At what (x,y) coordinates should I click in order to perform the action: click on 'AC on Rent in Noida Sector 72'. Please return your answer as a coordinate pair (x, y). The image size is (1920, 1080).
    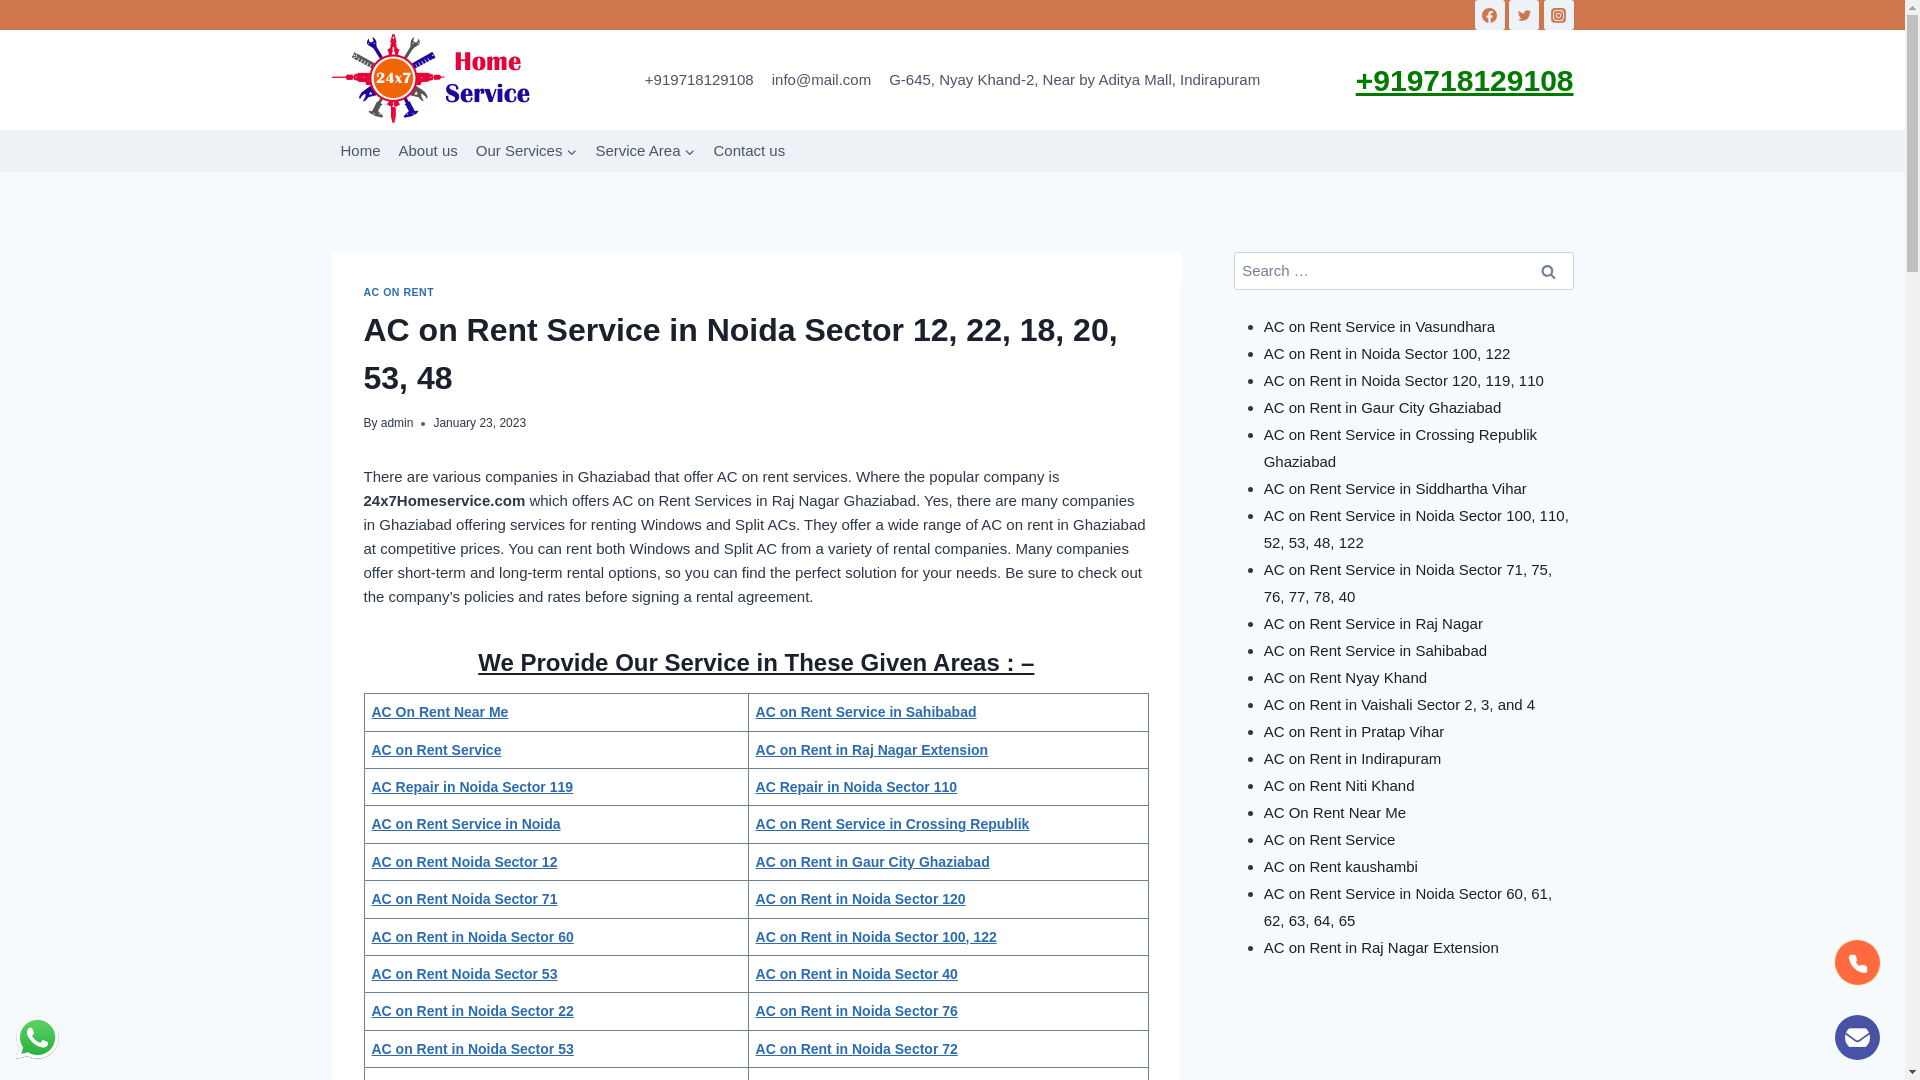
    Looking at the image, I should click on (857, 1048).